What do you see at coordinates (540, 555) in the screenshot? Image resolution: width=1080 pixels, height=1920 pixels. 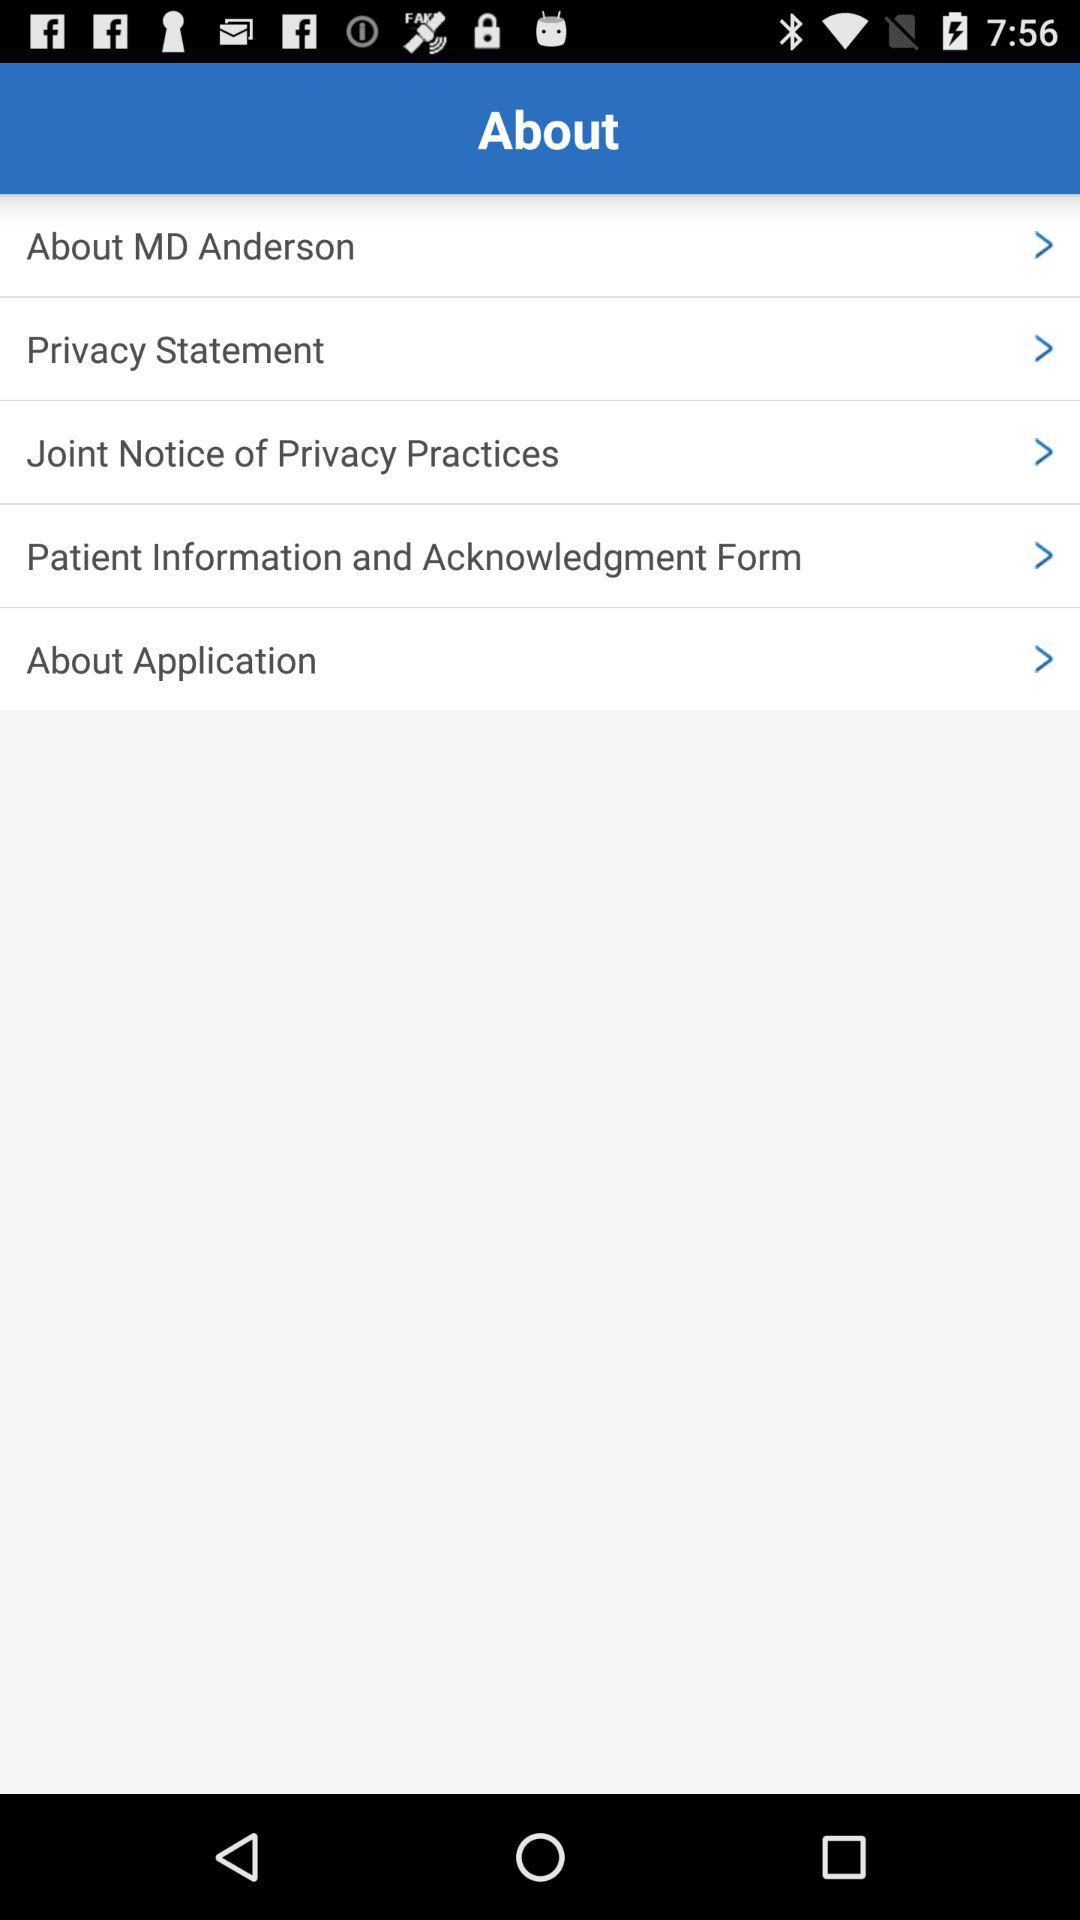 I see `patient information and` at bounding box center [540, 555].